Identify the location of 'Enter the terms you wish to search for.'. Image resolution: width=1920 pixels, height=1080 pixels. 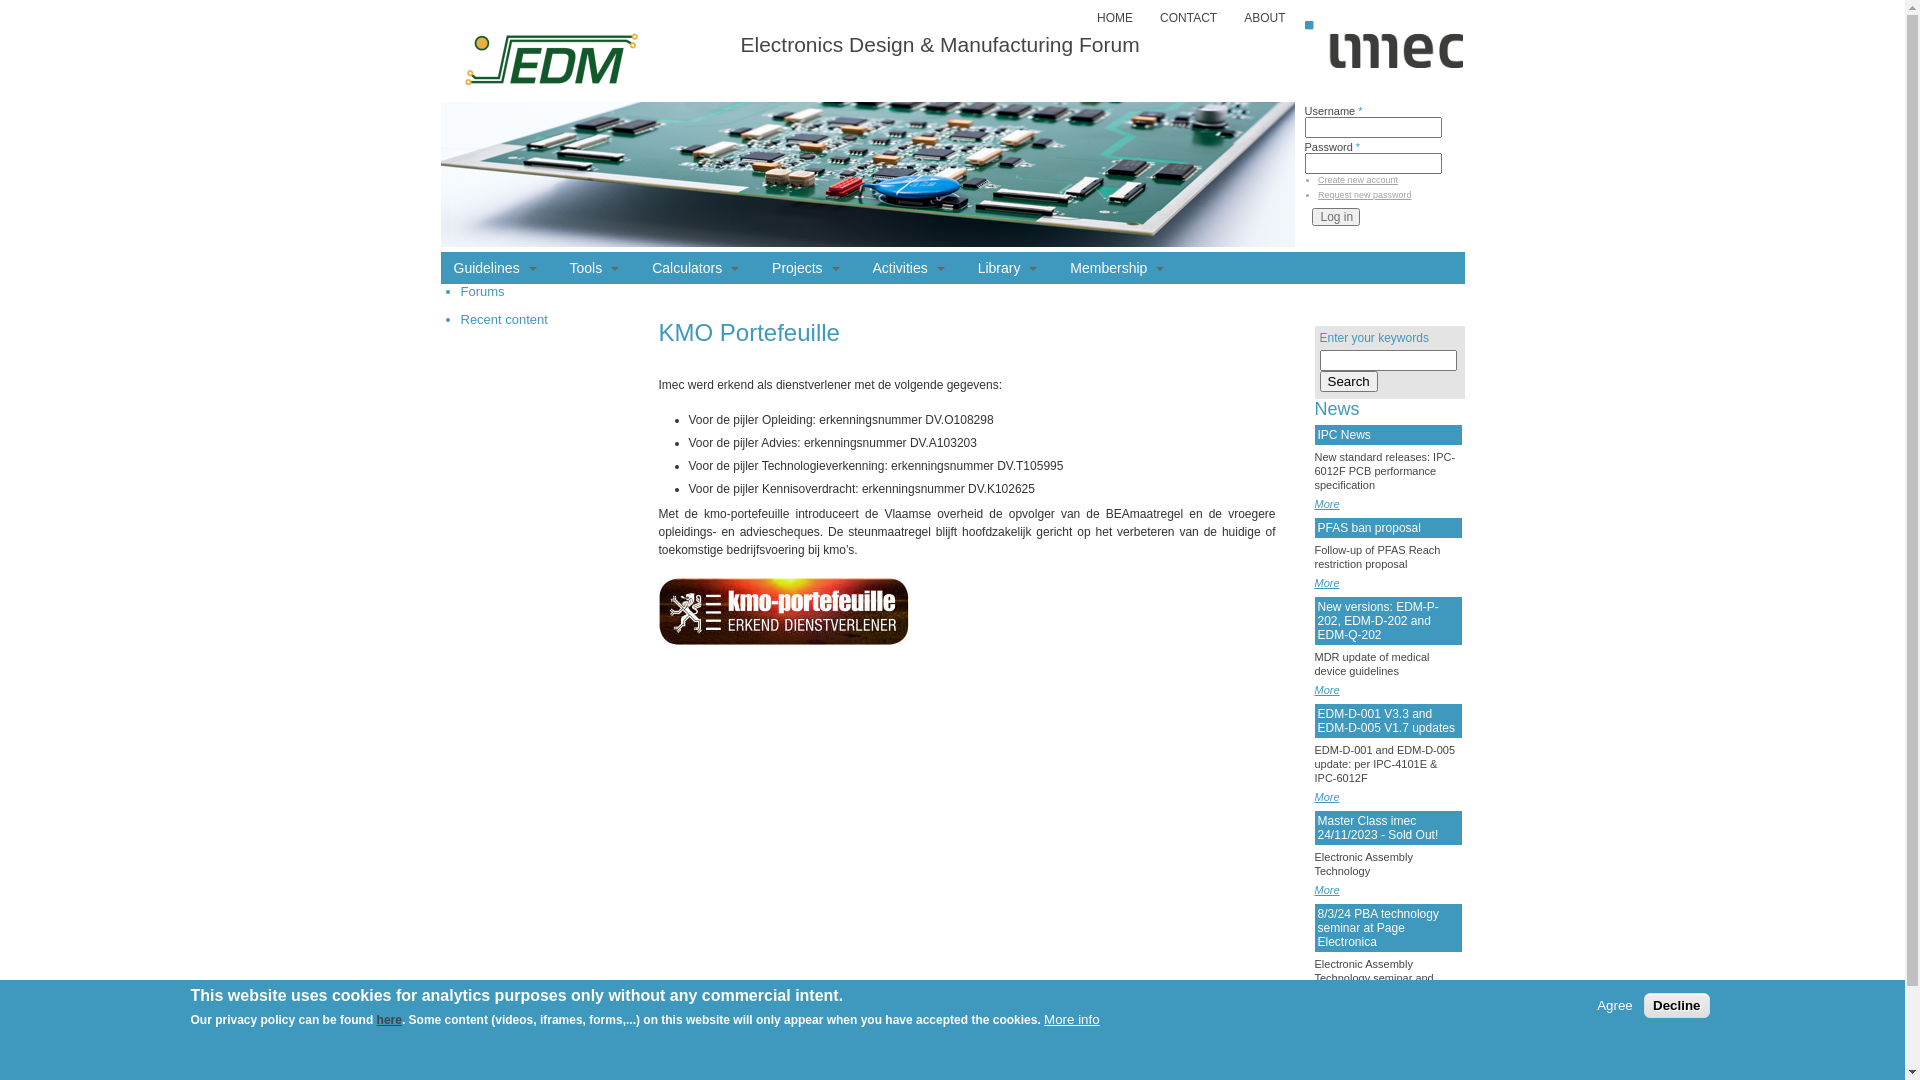
(1387, 360).